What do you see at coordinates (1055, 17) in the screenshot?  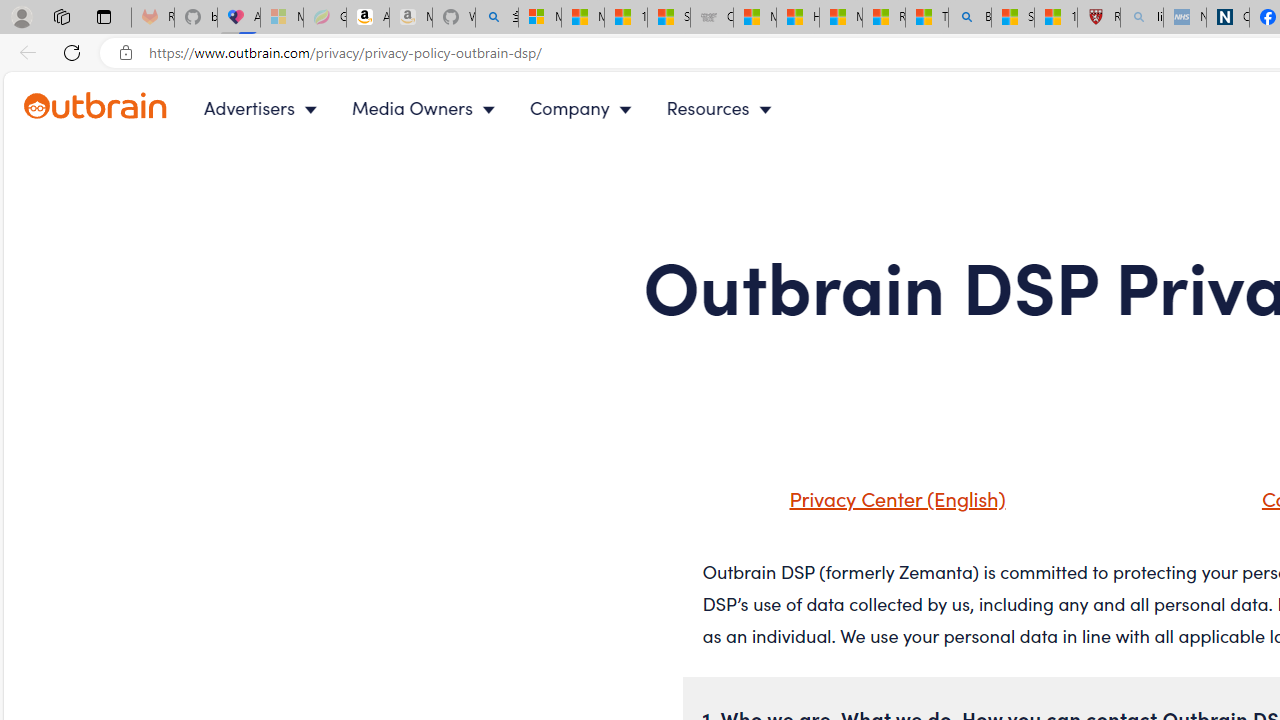 I see `'12 Popular Science Lies that Must be Corrected'` at bounding box center [1055, 17].